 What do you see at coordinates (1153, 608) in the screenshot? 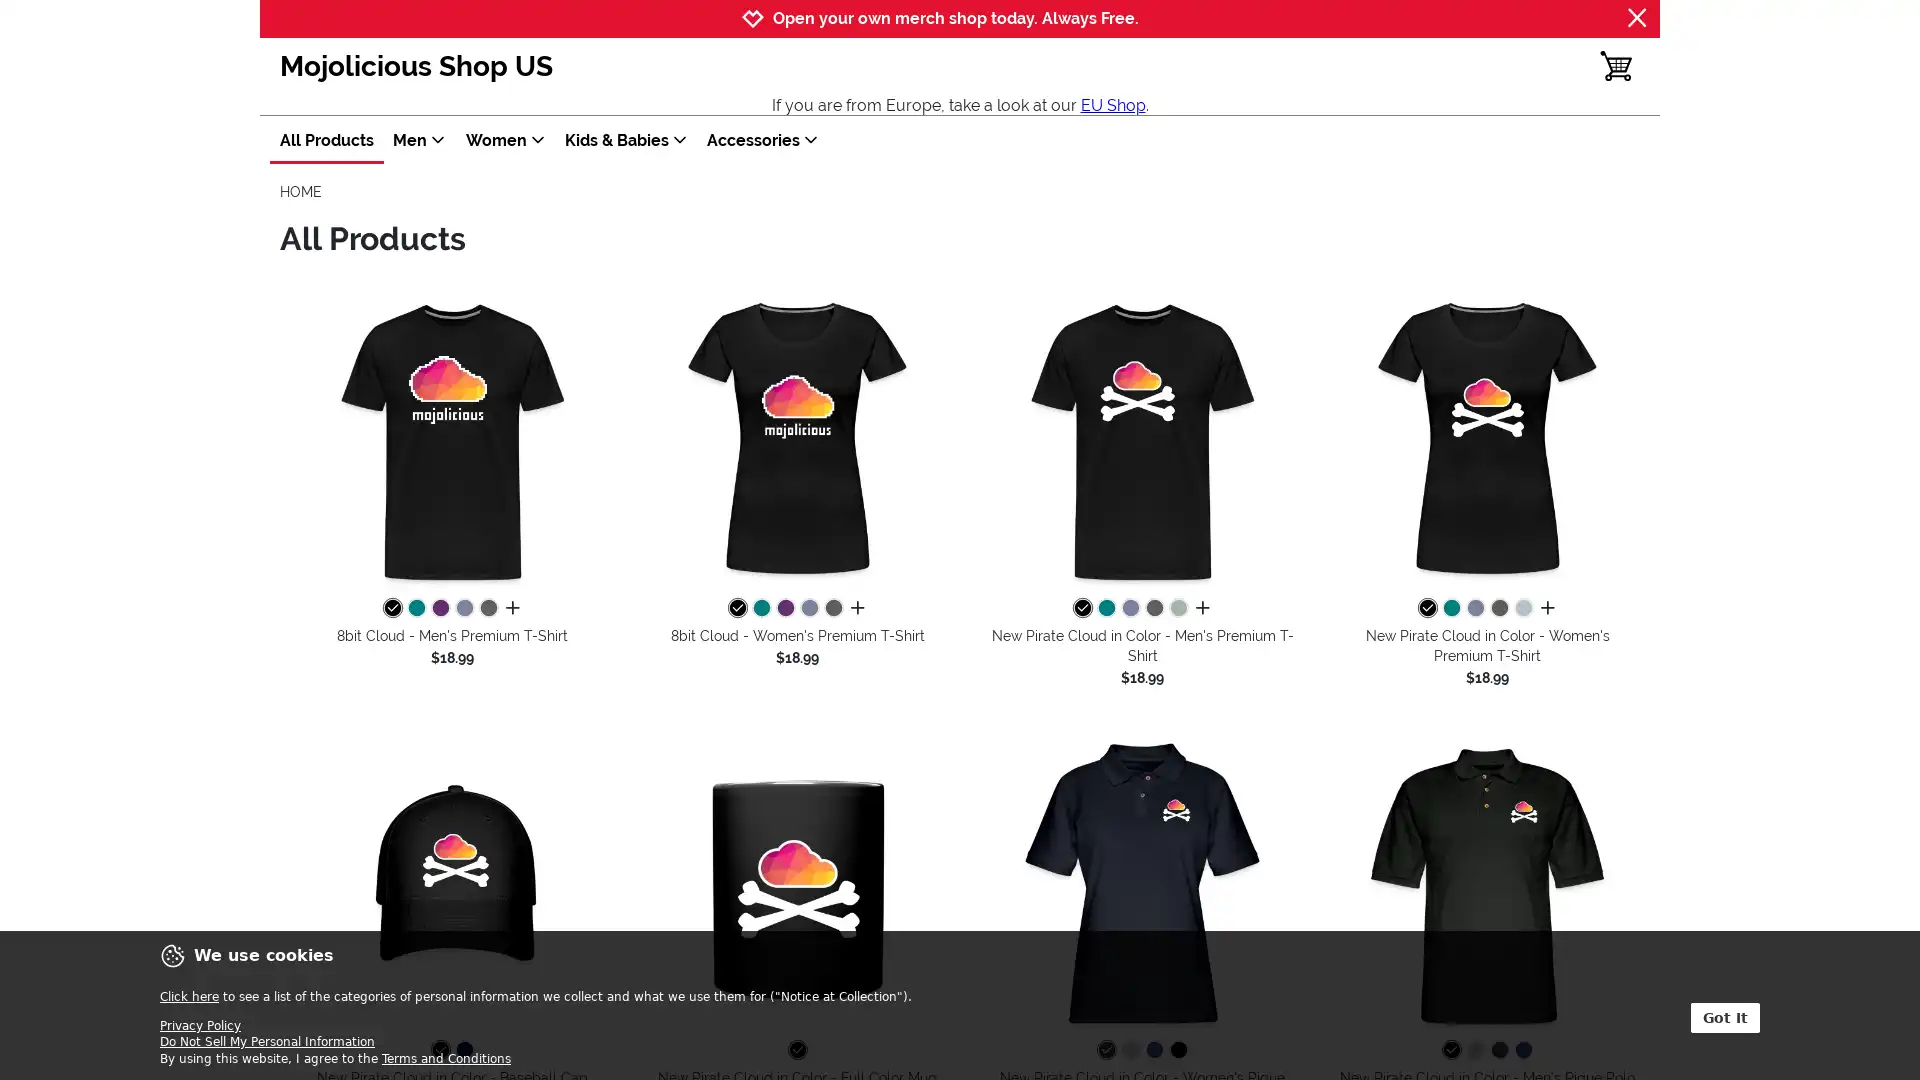
I see `charcoal grey` at bounding box center [1153, 608].